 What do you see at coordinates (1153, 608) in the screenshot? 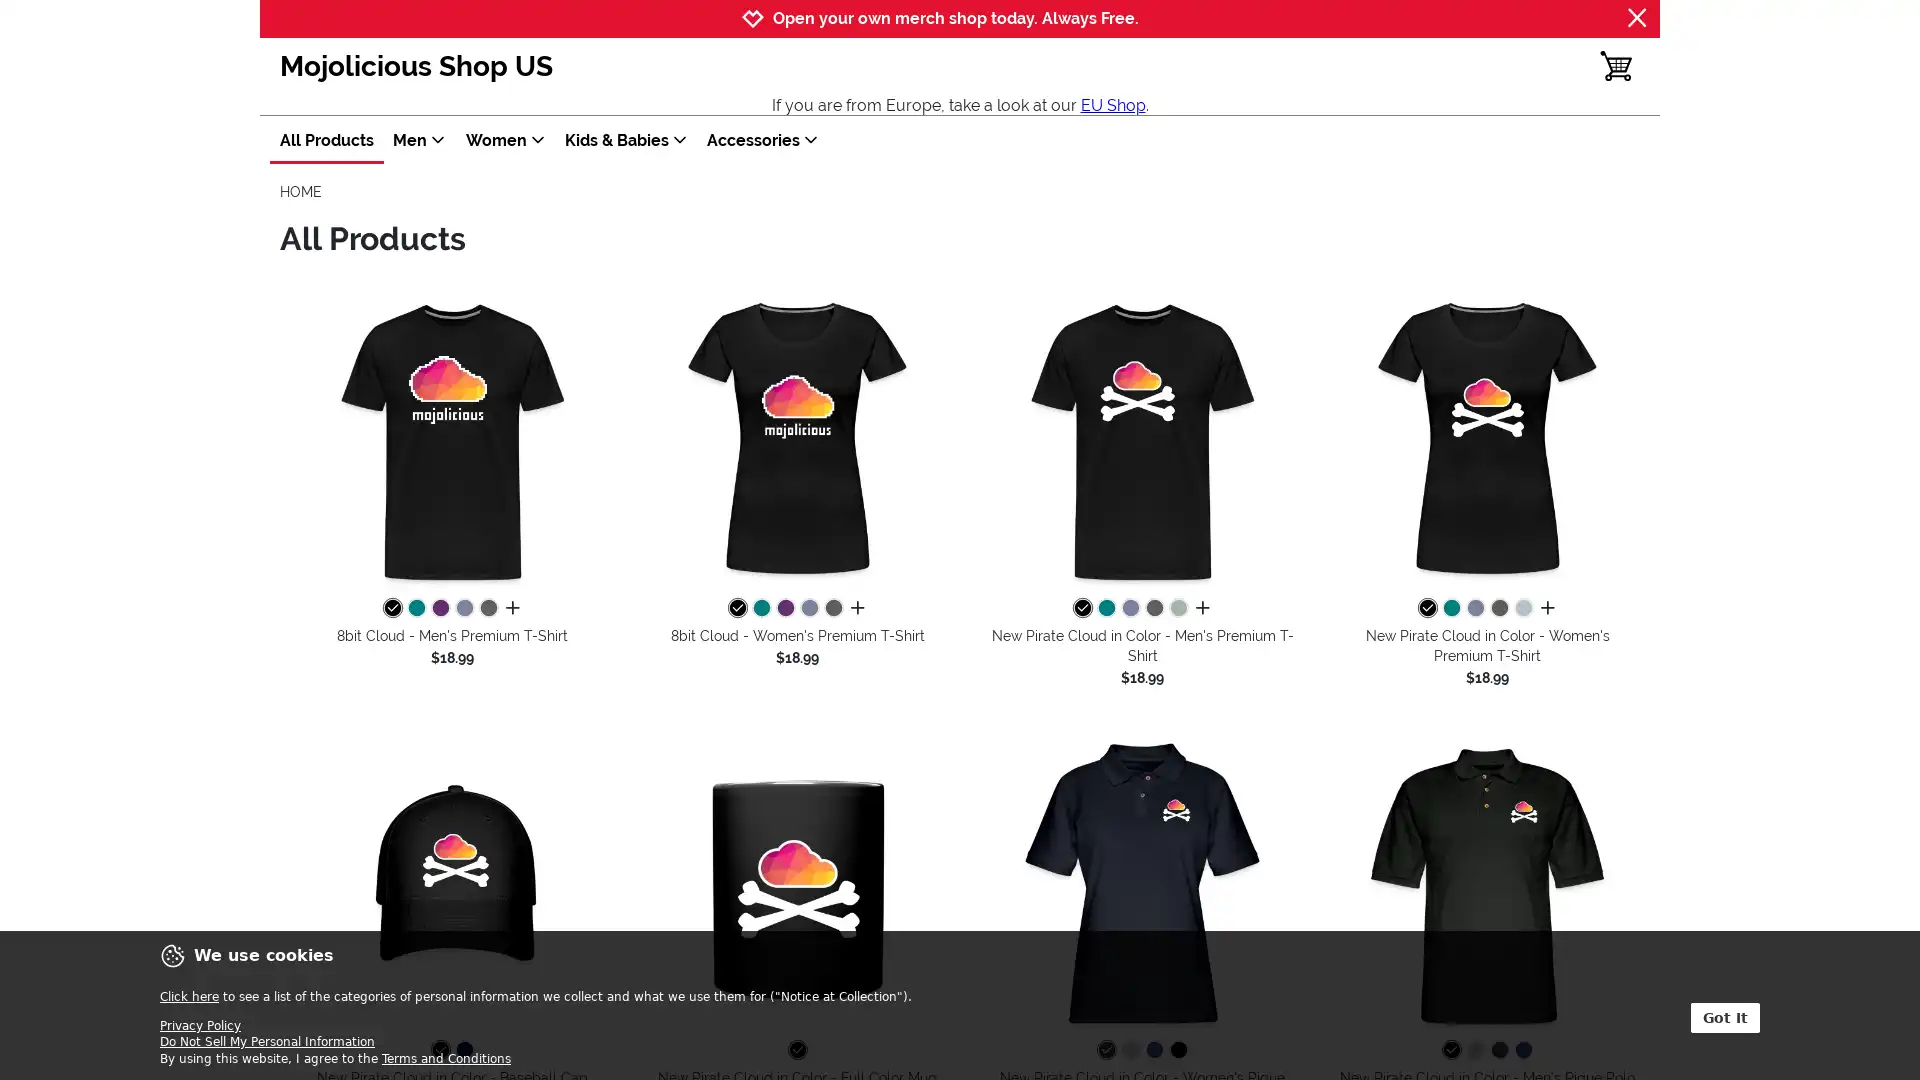
I see `charcoal grey` at bounding box center [1153, 608].